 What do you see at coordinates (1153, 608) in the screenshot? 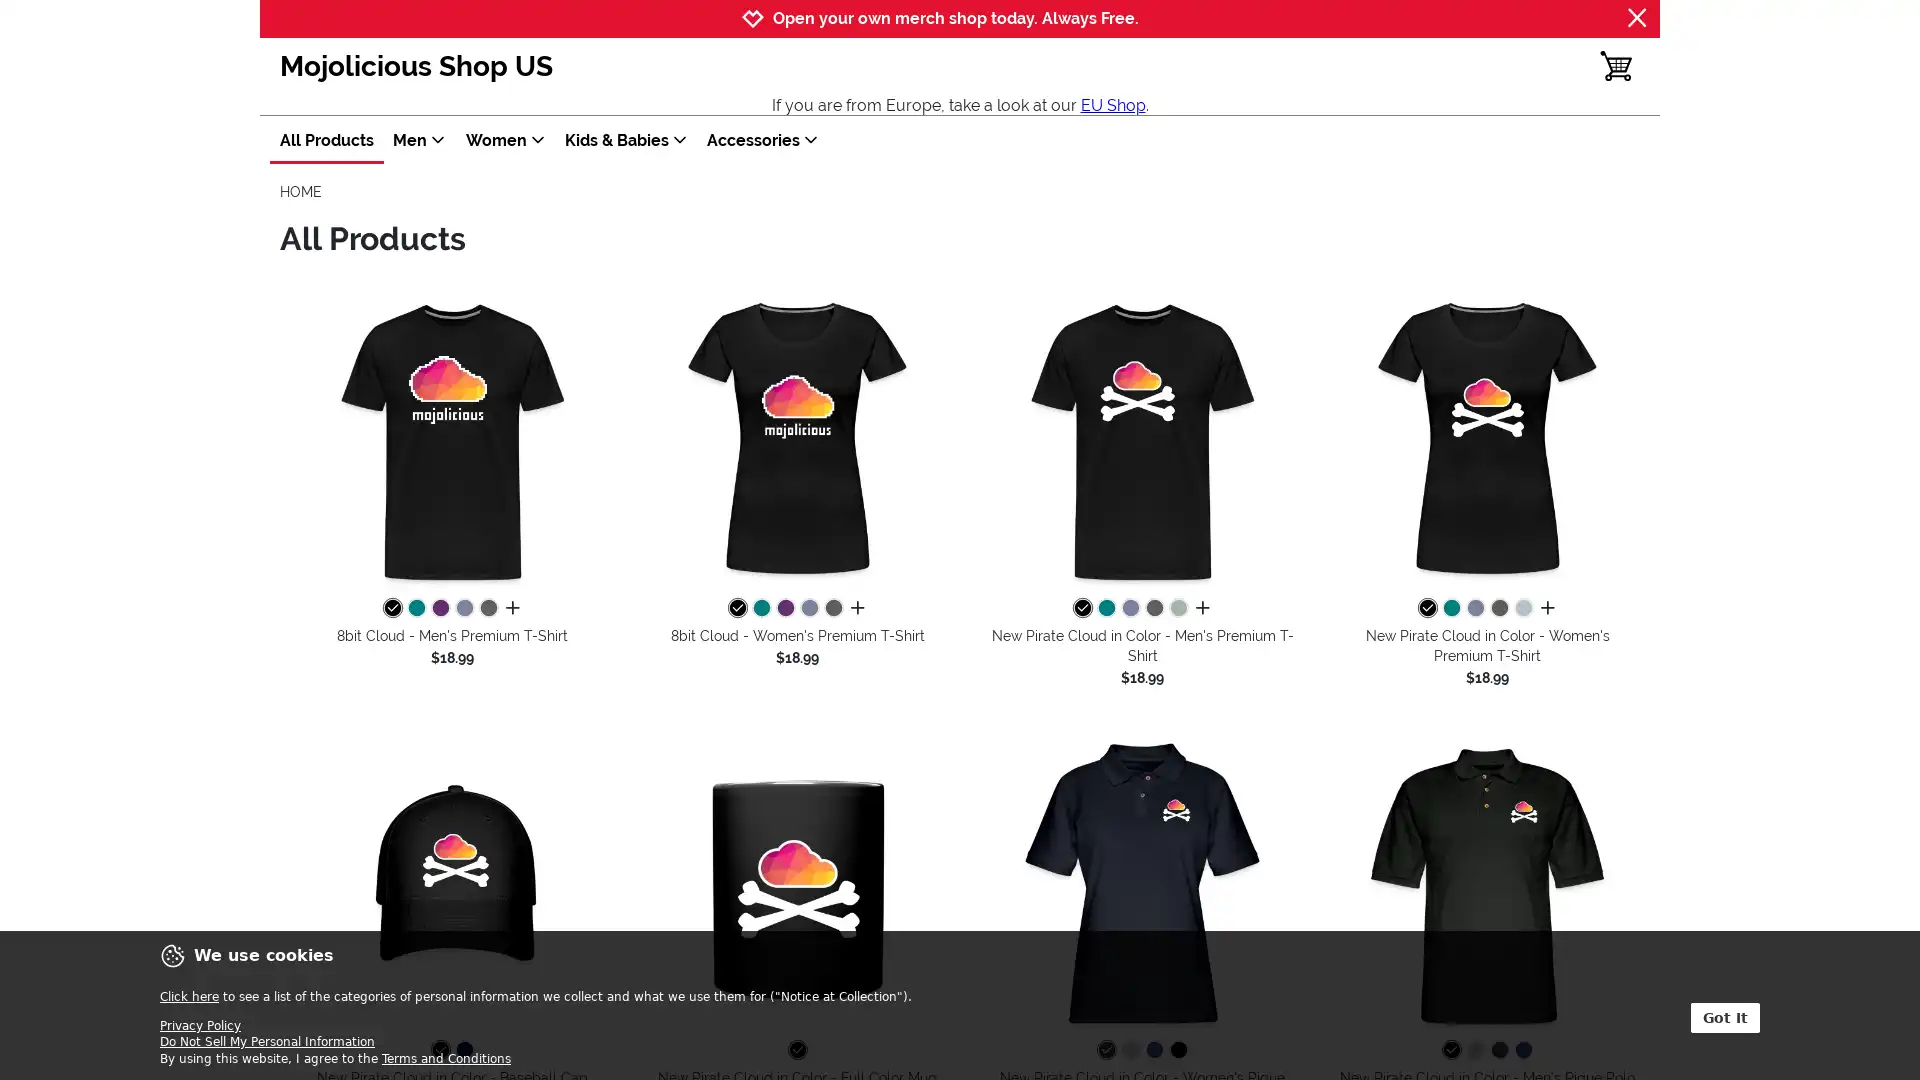
I see `charcoal grey` at bounding box center [1153, 608].